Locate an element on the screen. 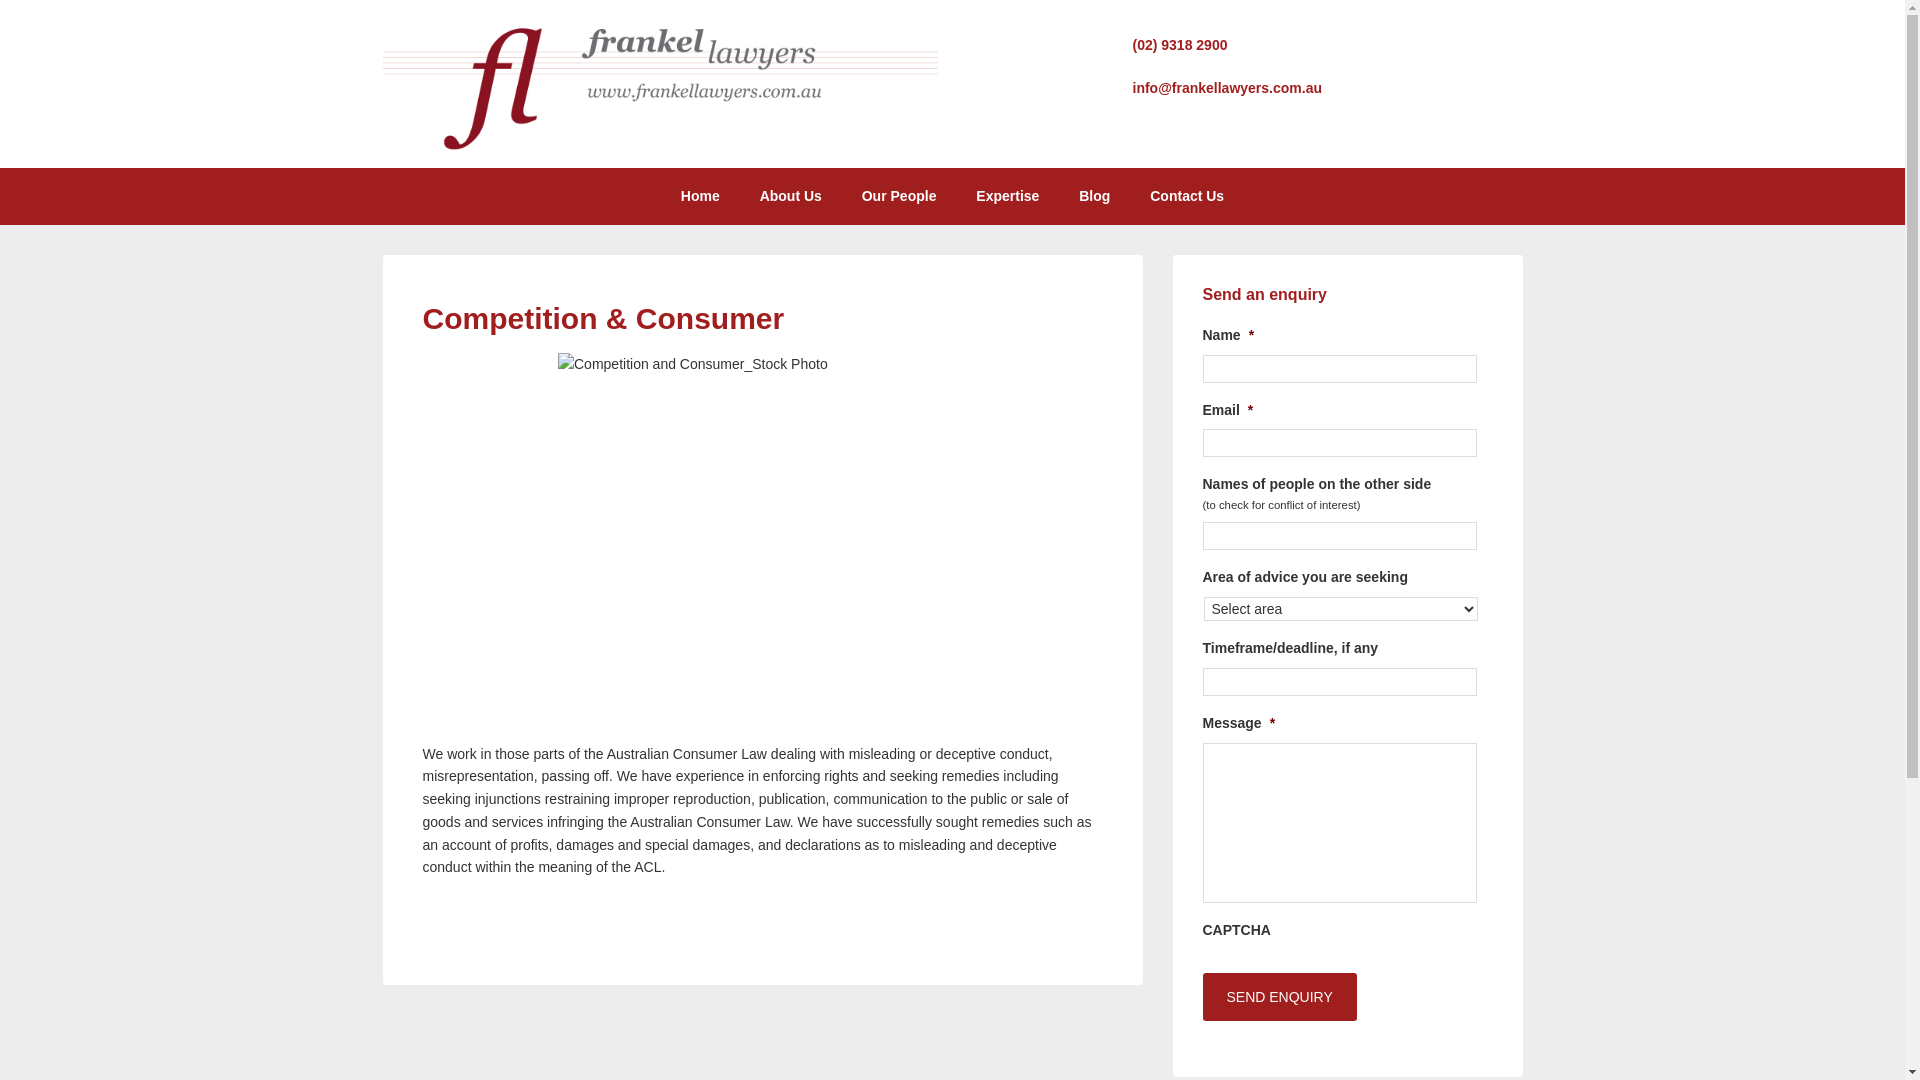 Image resolution: width=1920 pixels, height=1080 pixels. 'Blog' is located at coordinates (1059, 196).